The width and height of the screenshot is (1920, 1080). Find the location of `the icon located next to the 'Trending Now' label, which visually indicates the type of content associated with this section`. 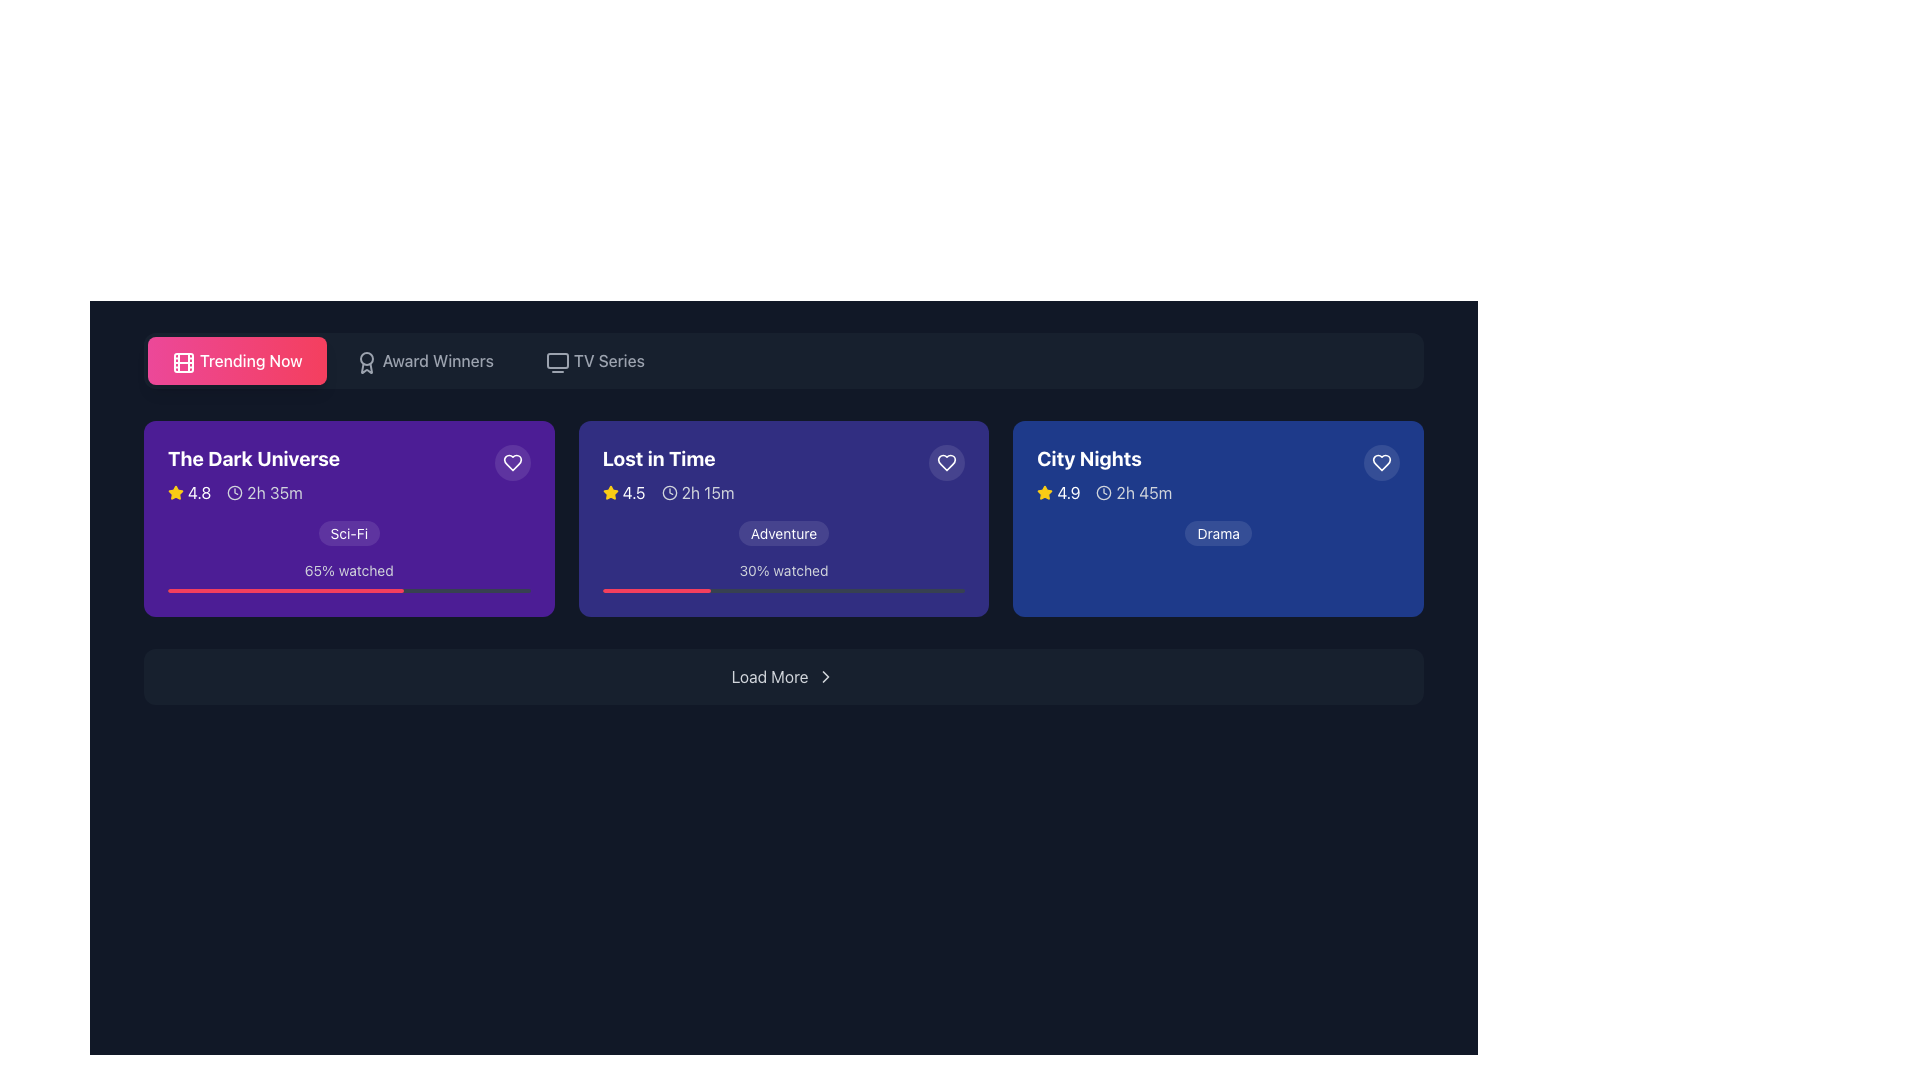

the icon located next to the 'Trending Now' label, which visually indicates the type of content associated with this section is located at coordinates (182, 361).